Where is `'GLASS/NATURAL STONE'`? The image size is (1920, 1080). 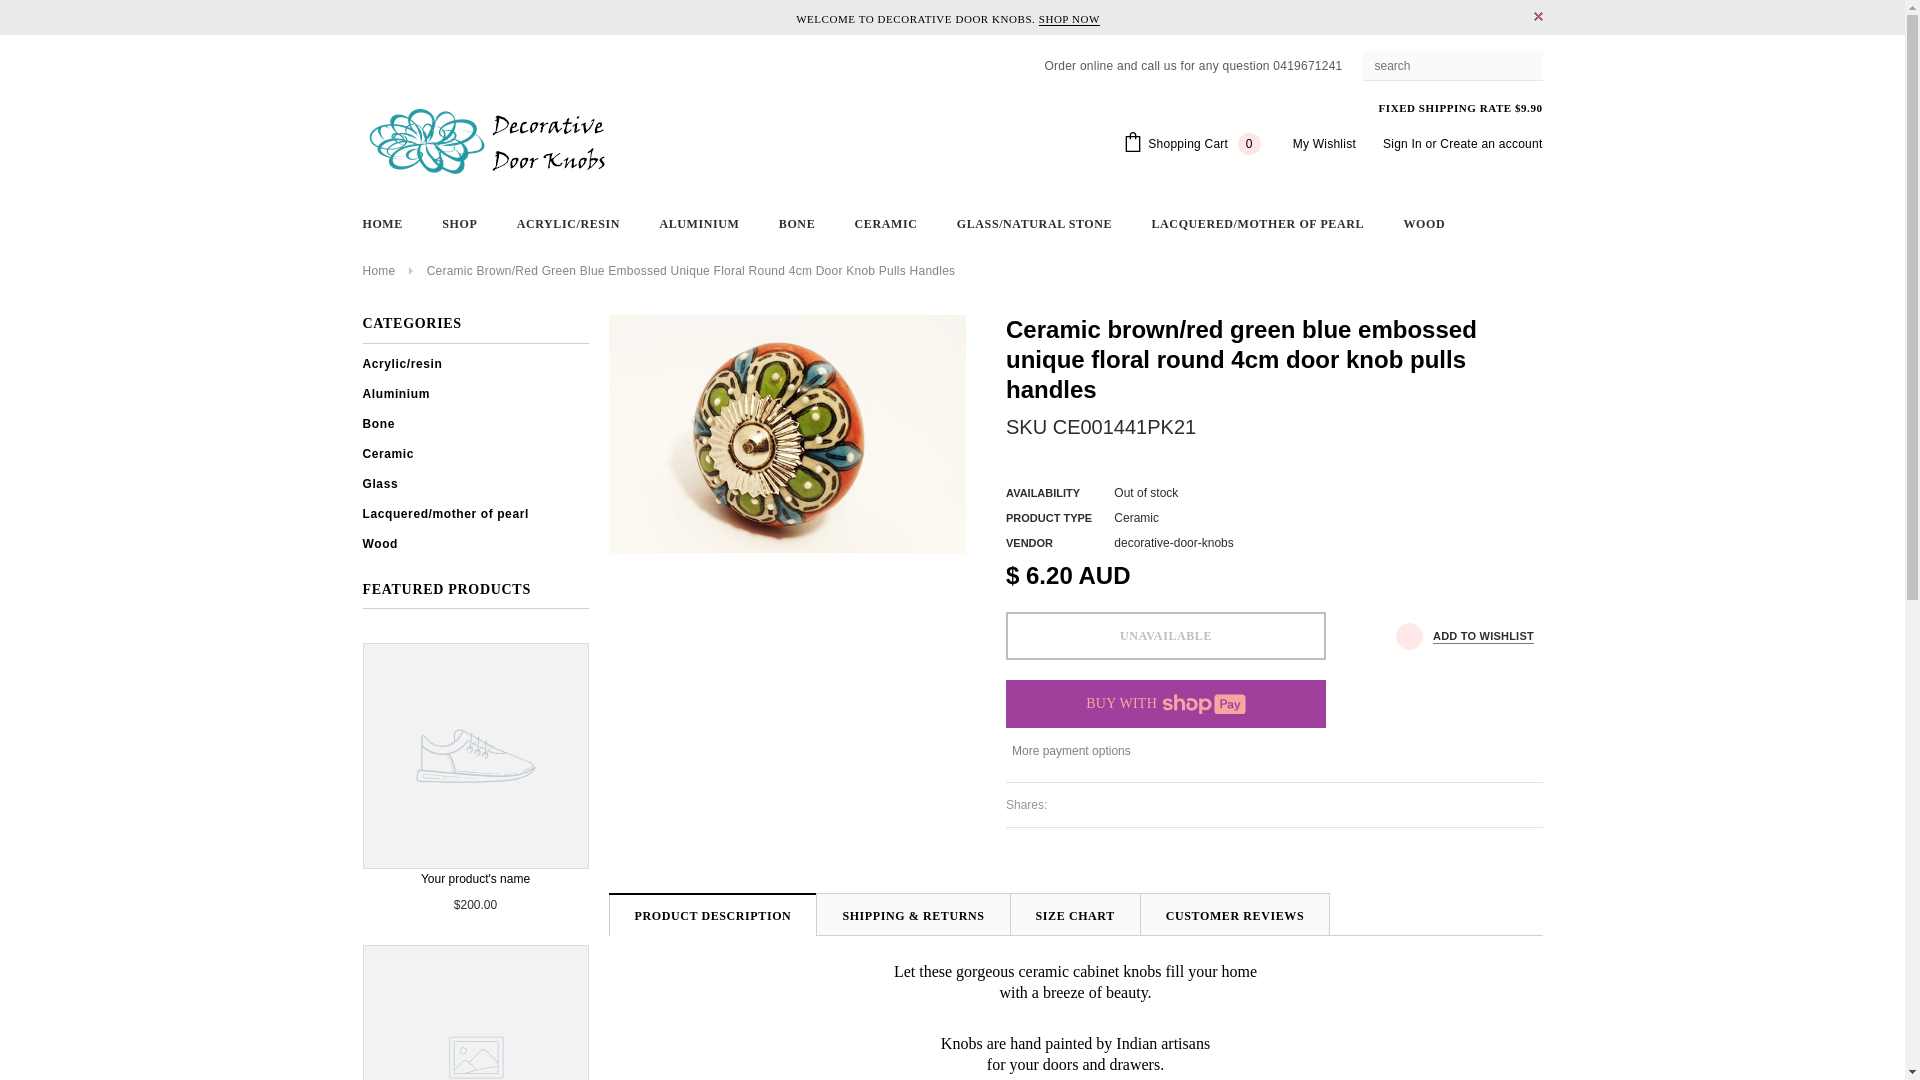 'GLASS/NATURAL STONE' is located at coordinates (1034, 223).